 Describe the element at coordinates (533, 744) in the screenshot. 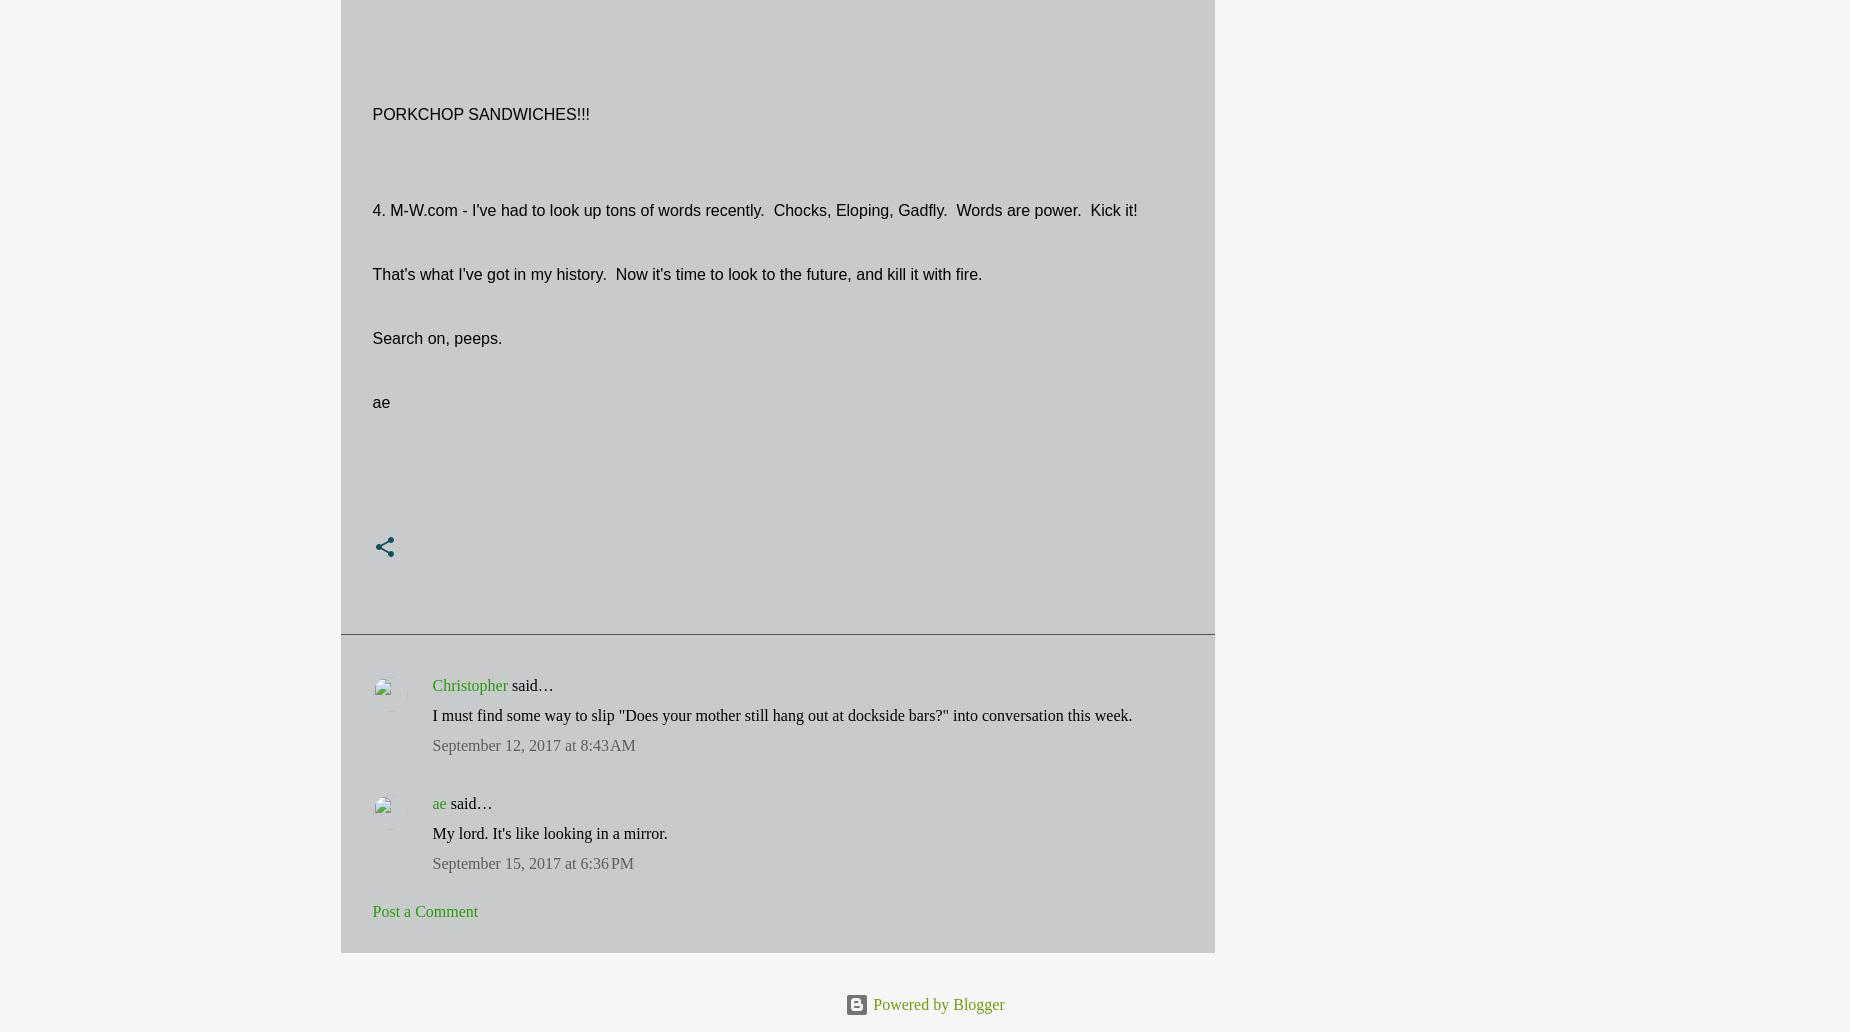

I see `'September 12, 2017 at 8:43 AM'` at that location.